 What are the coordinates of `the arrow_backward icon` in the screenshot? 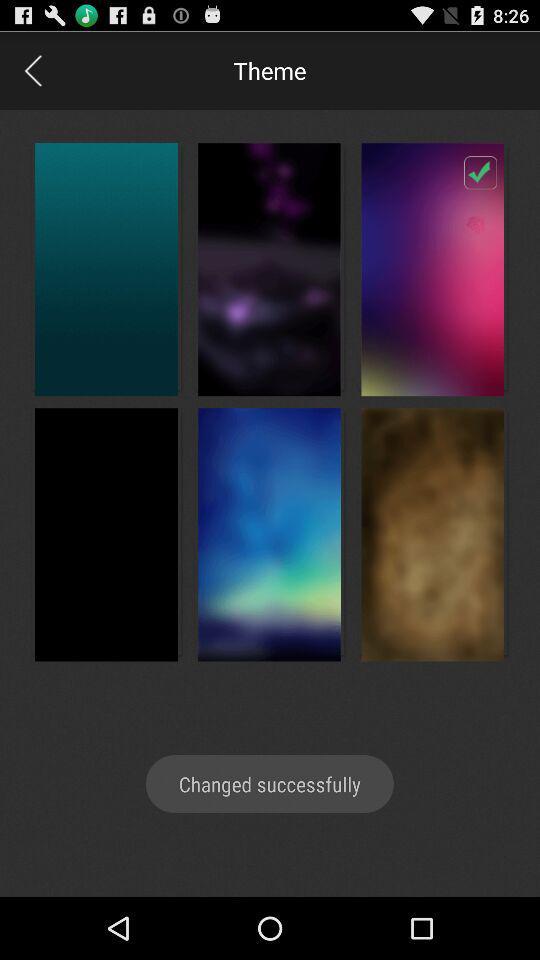 It's located at (31, 75).